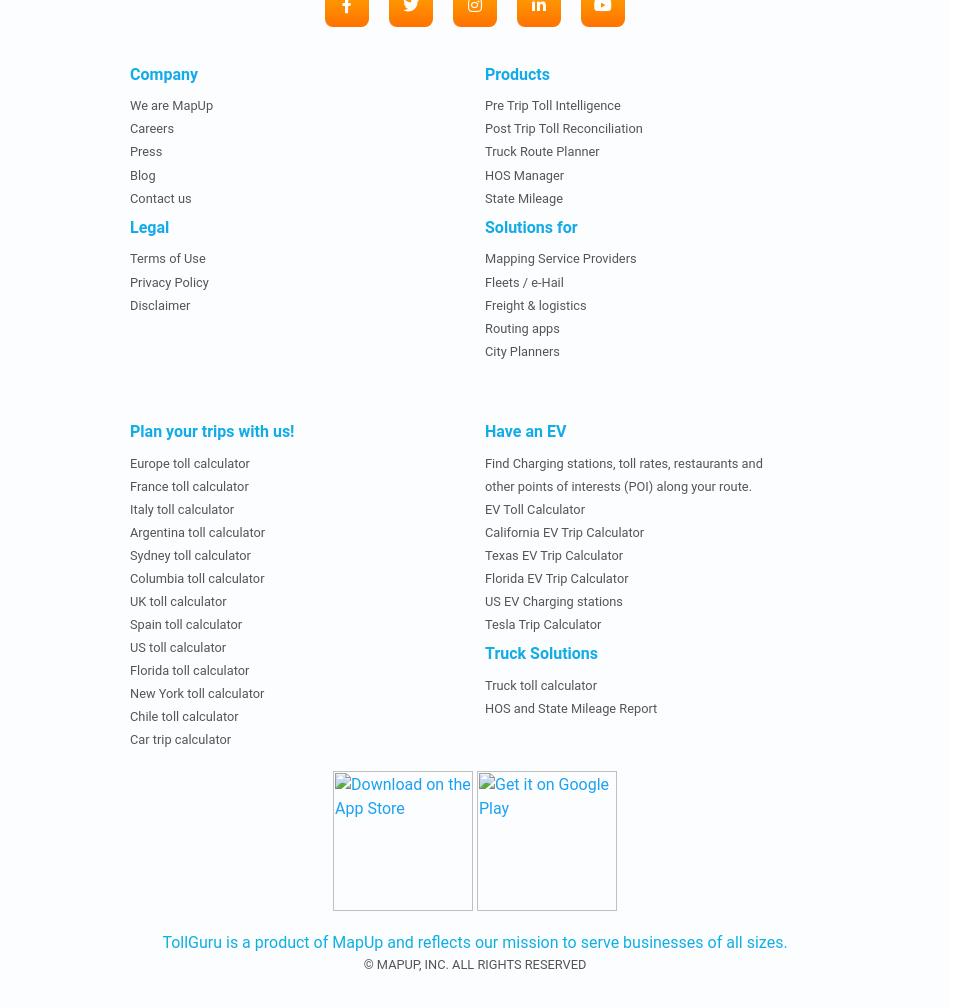 This screenshot has width=965, height=1008. What do you see at coordinates (485, 554) in the screenshot?
I see `'Texas EV Trip Calculator'` at bounding box center [485, 554].